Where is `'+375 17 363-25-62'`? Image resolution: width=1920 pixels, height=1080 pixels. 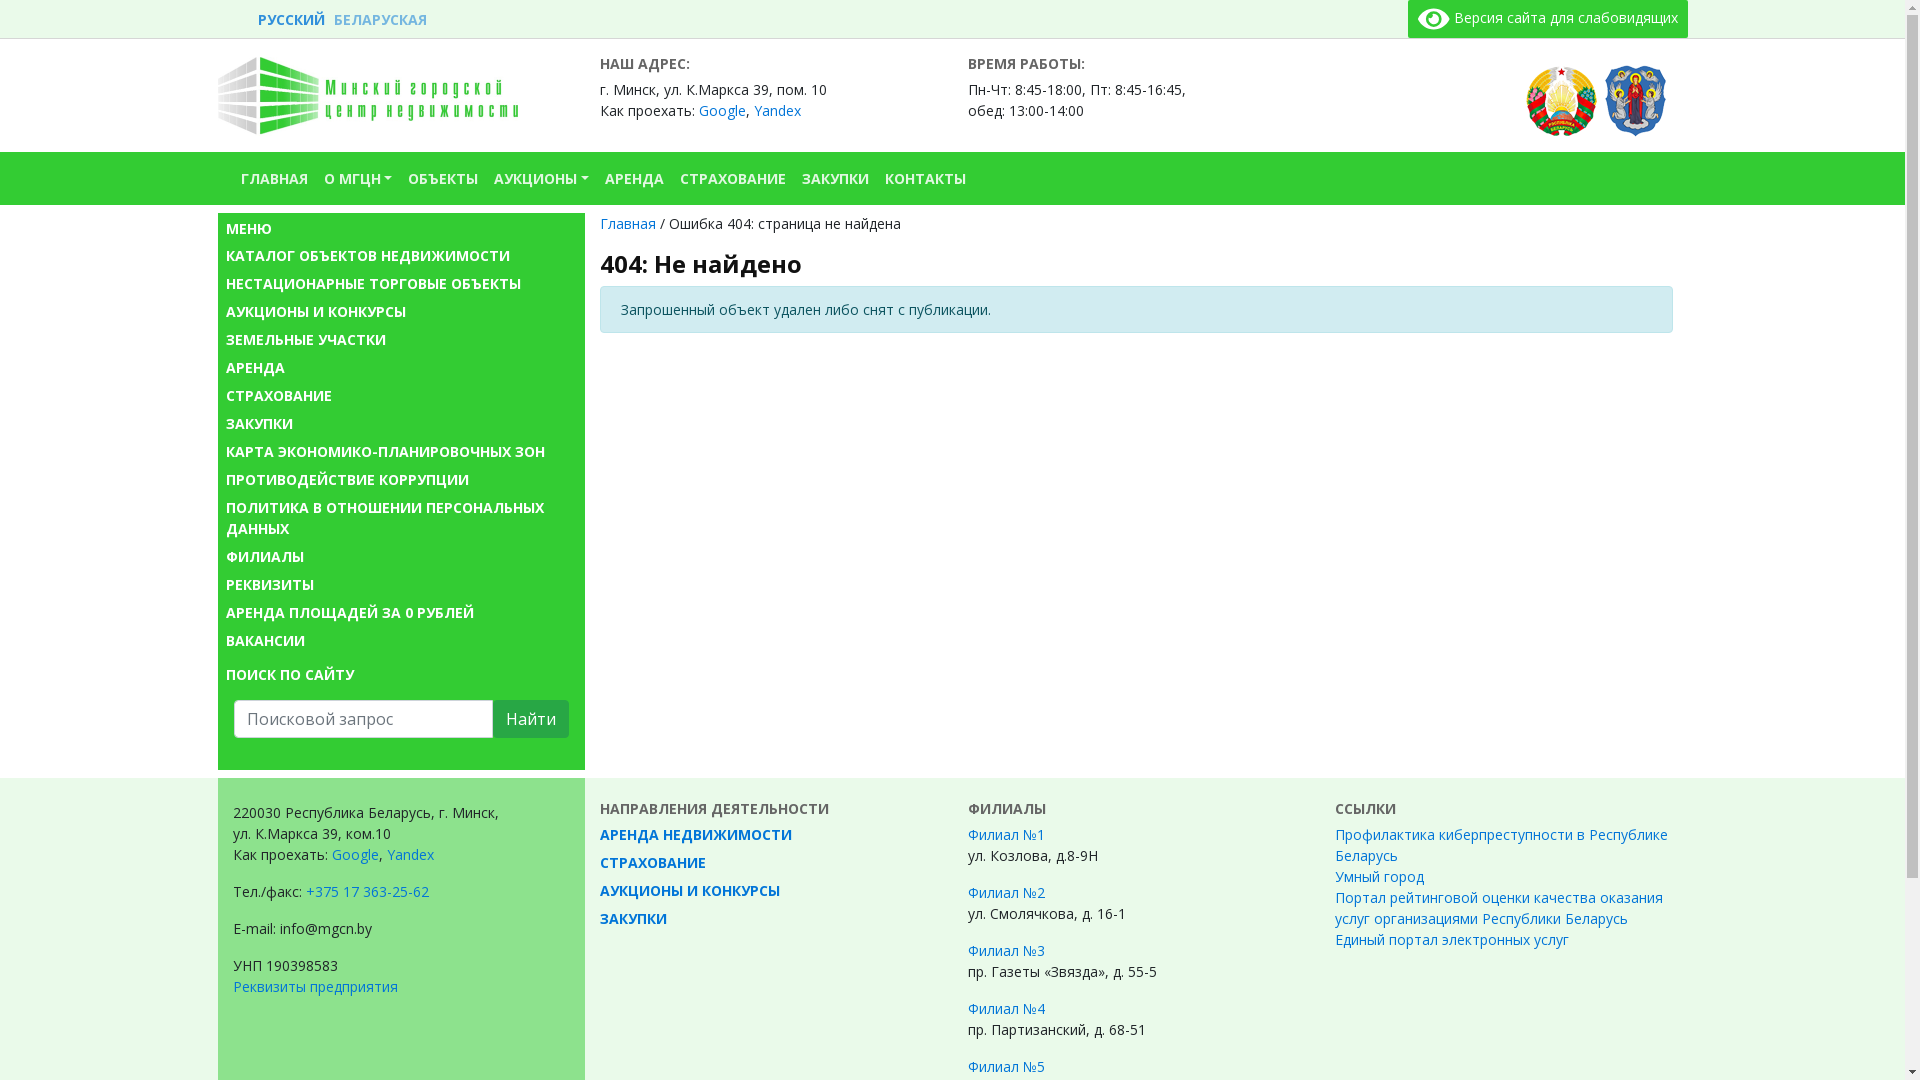 '+375 17 363-25-62' is located at coordinates (367, 890).